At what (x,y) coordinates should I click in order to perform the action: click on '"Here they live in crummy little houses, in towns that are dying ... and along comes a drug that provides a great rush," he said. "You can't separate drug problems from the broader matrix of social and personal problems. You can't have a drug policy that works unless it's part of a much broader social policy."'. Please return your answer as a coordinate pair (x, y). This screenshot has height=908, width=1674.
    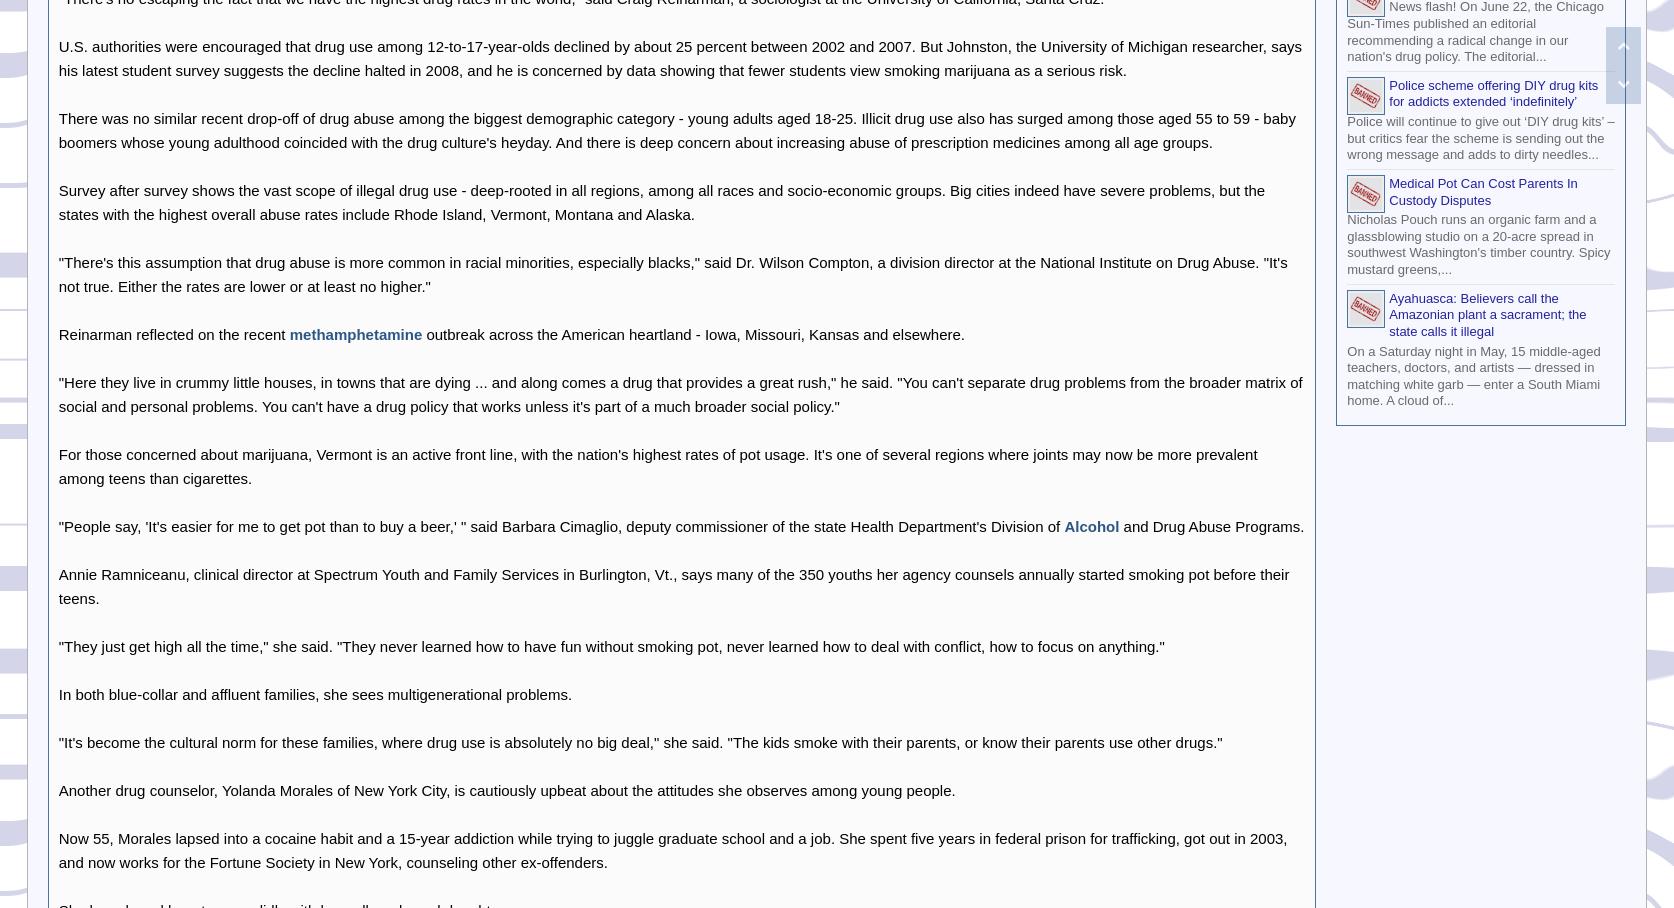
    Looking at the image, I should click on (679, 392).